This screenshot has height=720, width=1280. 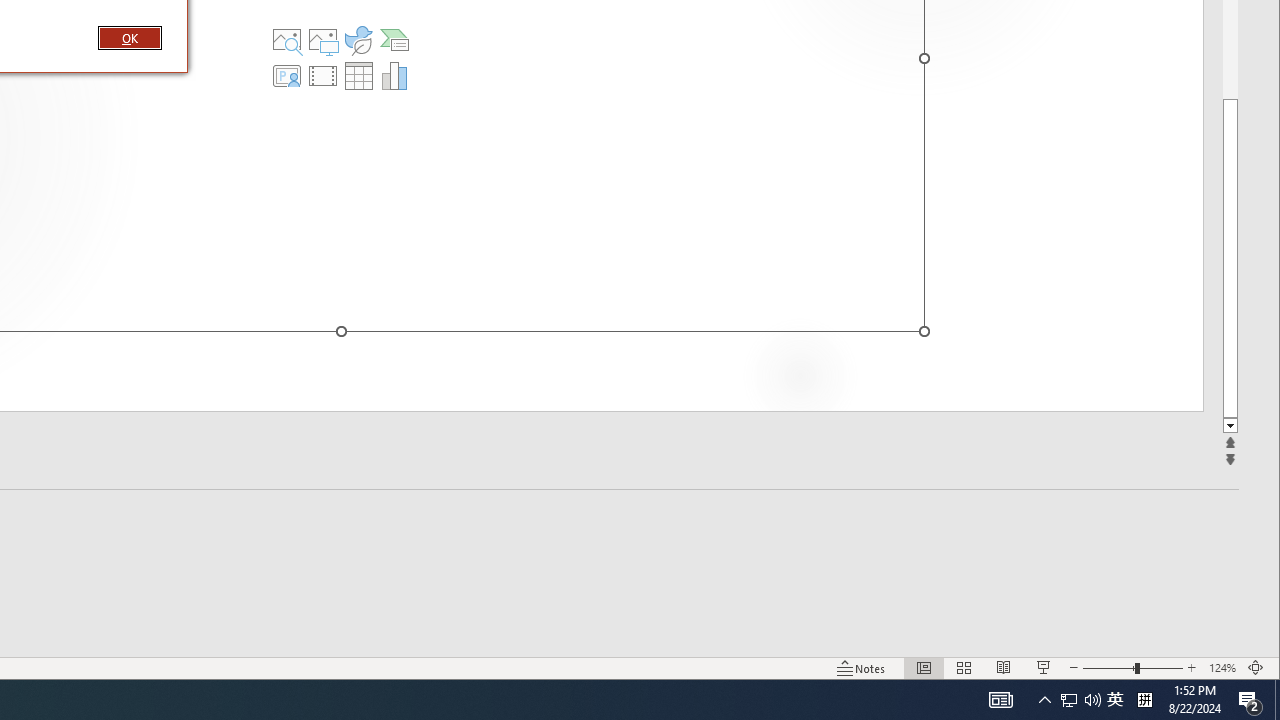 What do you see at coordinates (323, 39) in the screenshot?
I see `'Pictures'` at bounding box center [323, 39].